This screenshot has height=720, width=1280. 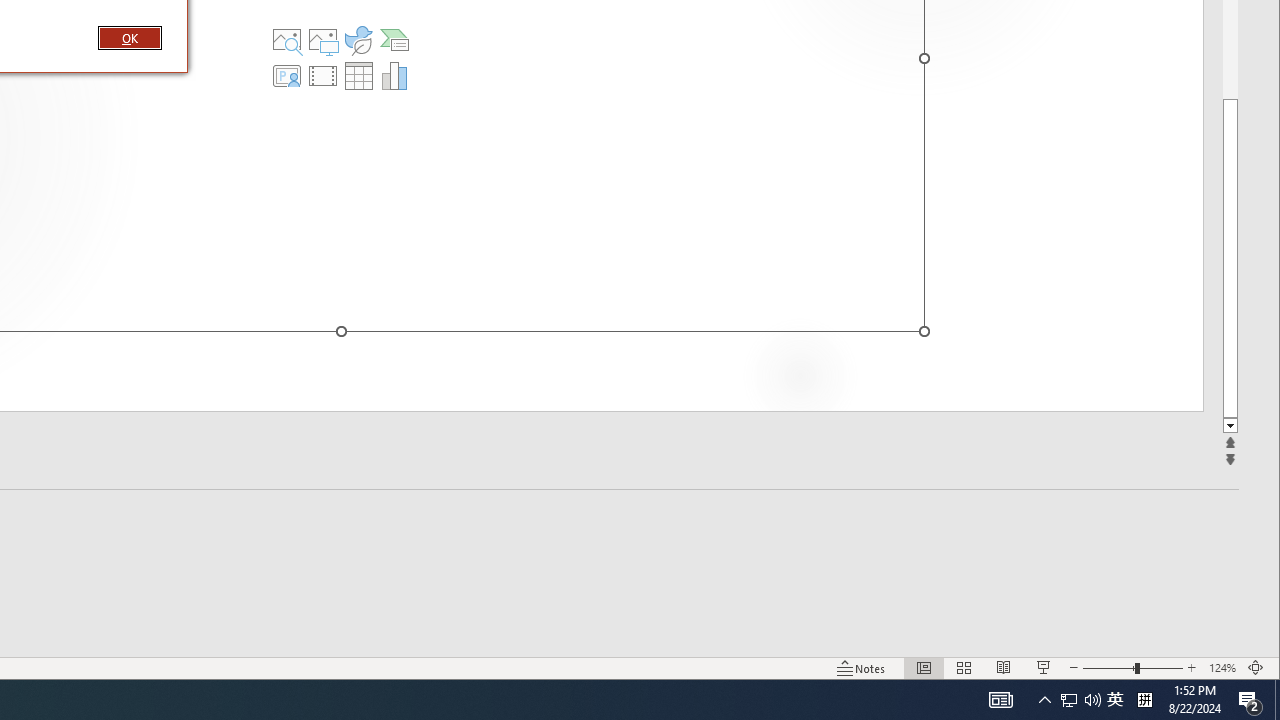 What do you see at coordinates (323, 39) in the screenshot?
I see `'Pictures'` at bounding box center [323, 39].